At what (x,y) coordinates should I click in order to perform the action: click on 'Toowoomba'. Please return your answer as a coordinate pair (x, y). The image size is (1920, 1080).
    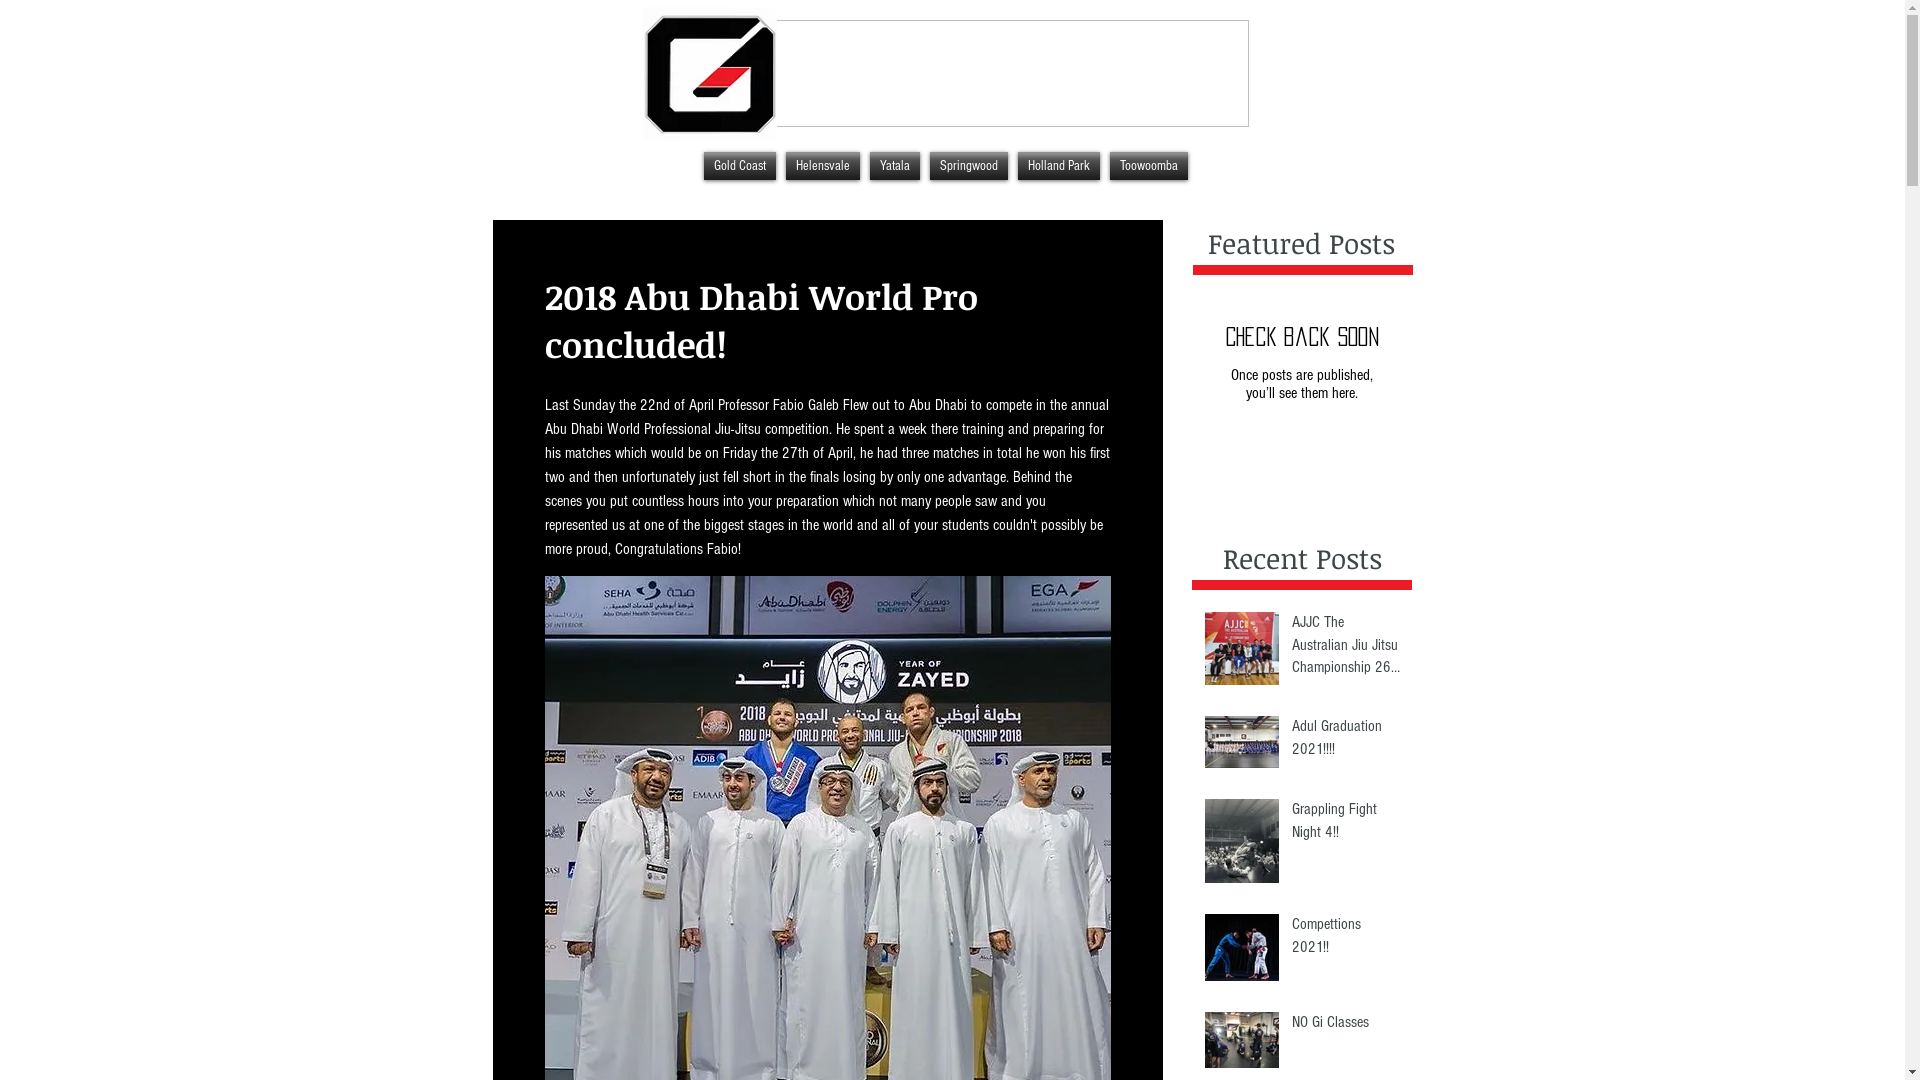
    Looking at the image, I should click on (1147, 164).